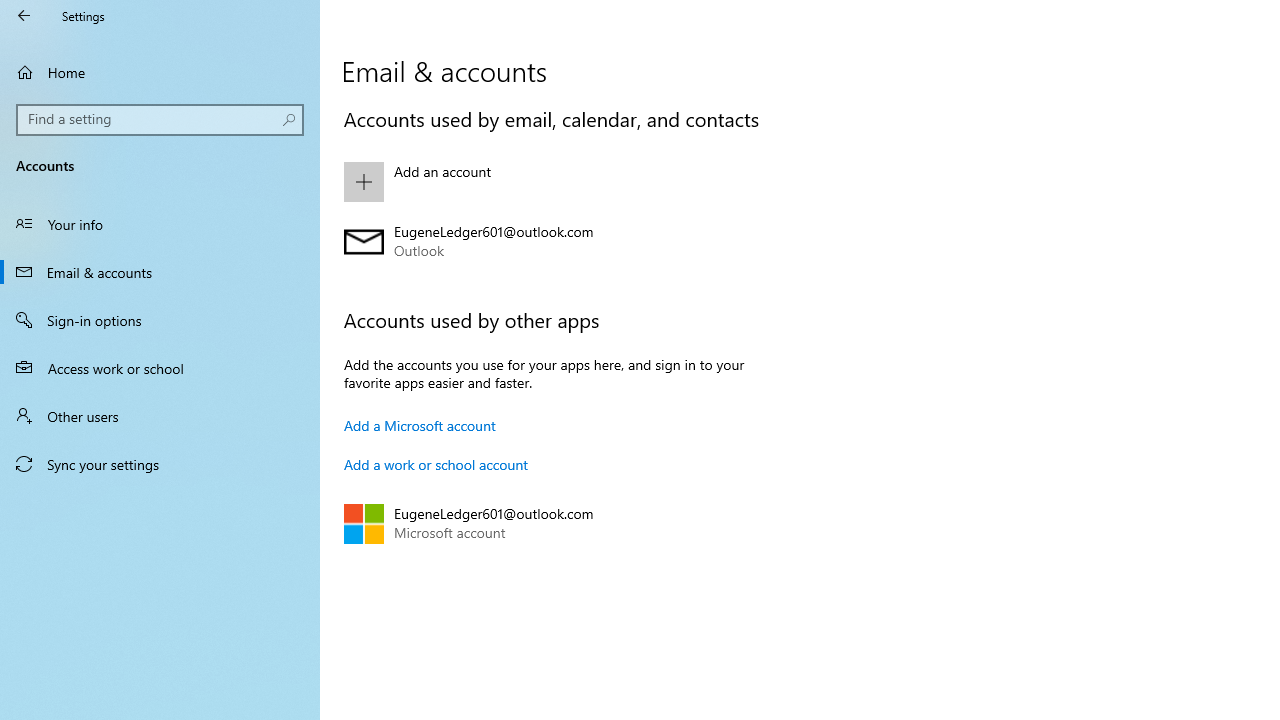  What do you see at coordinates (562, 522) in the screenshot?
I see `'EugeneLedger601@outlook.com Microsoft account'` at bounding box center [562, 522].